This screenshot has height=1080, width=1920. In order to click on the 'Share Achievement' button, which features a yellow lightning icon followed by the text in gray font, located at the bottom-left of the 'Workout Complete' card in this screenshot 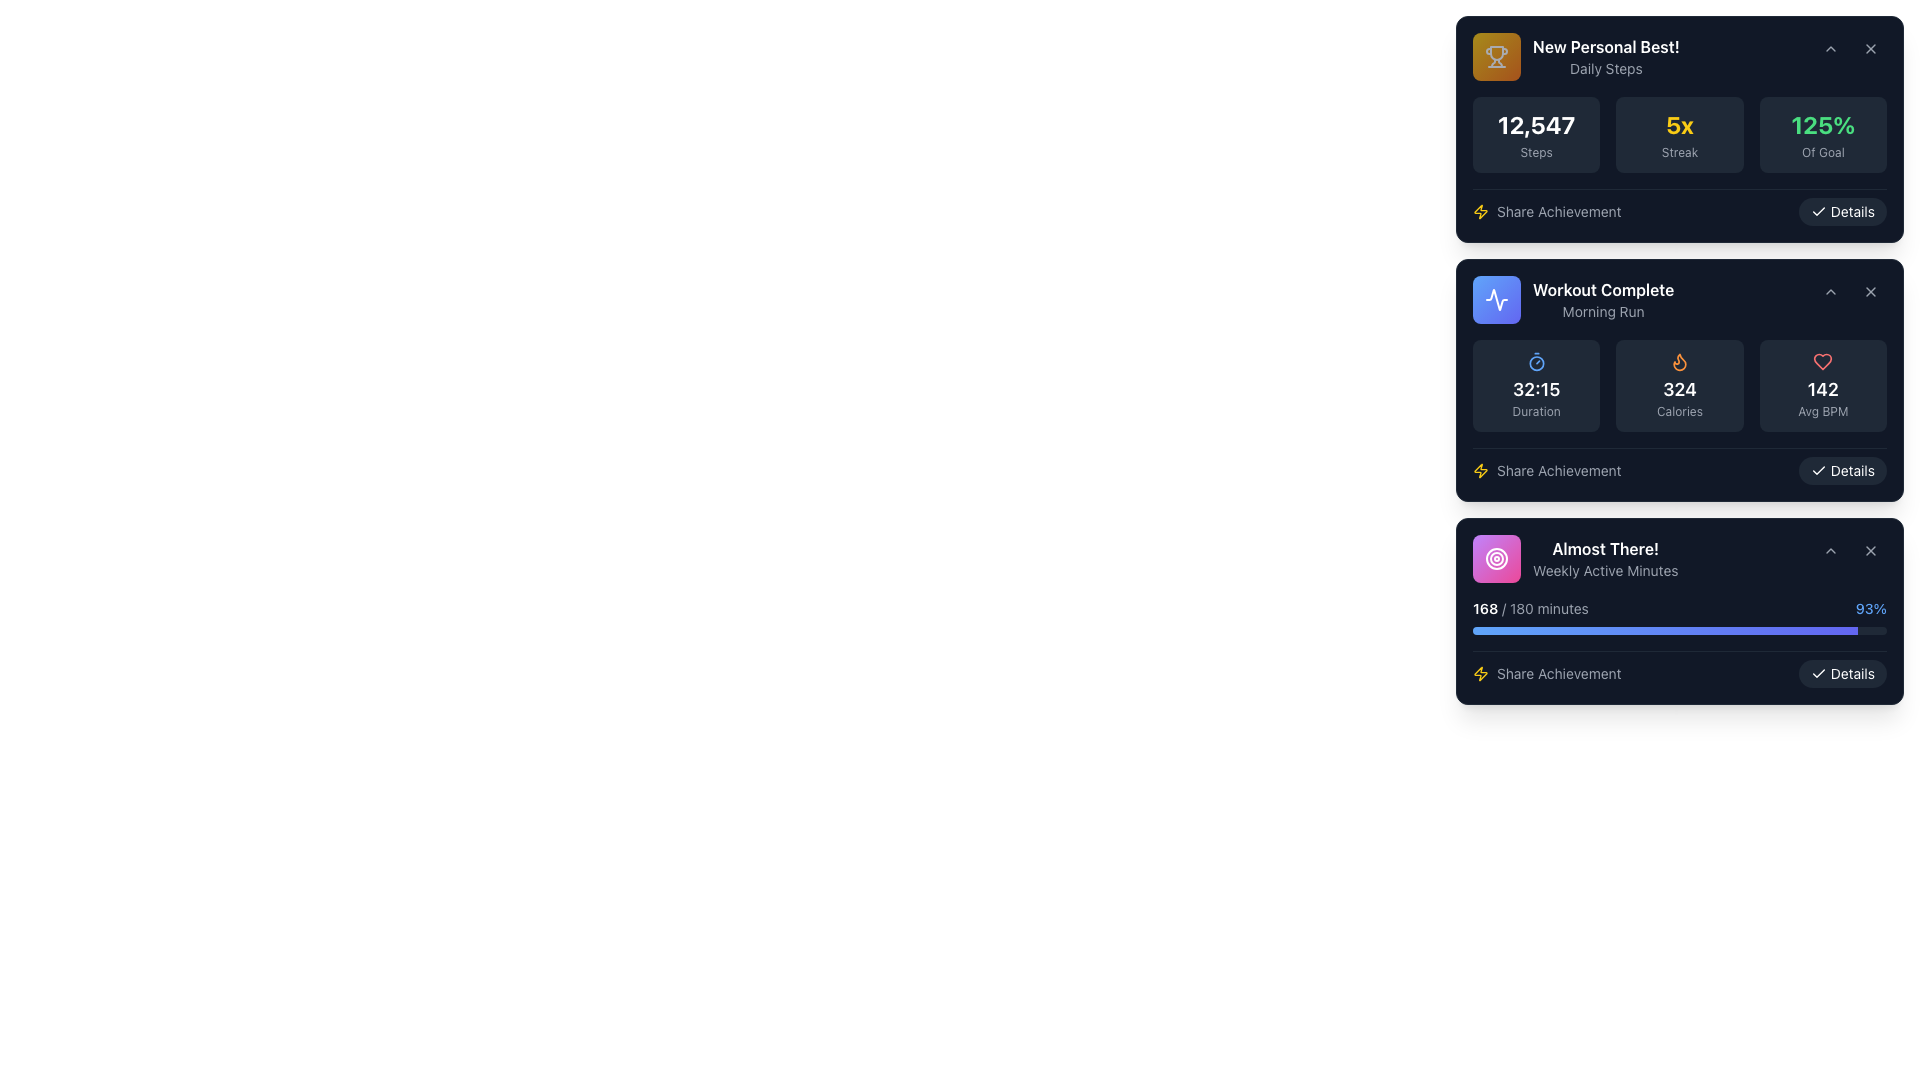, I will do `click(1546, 470)`.